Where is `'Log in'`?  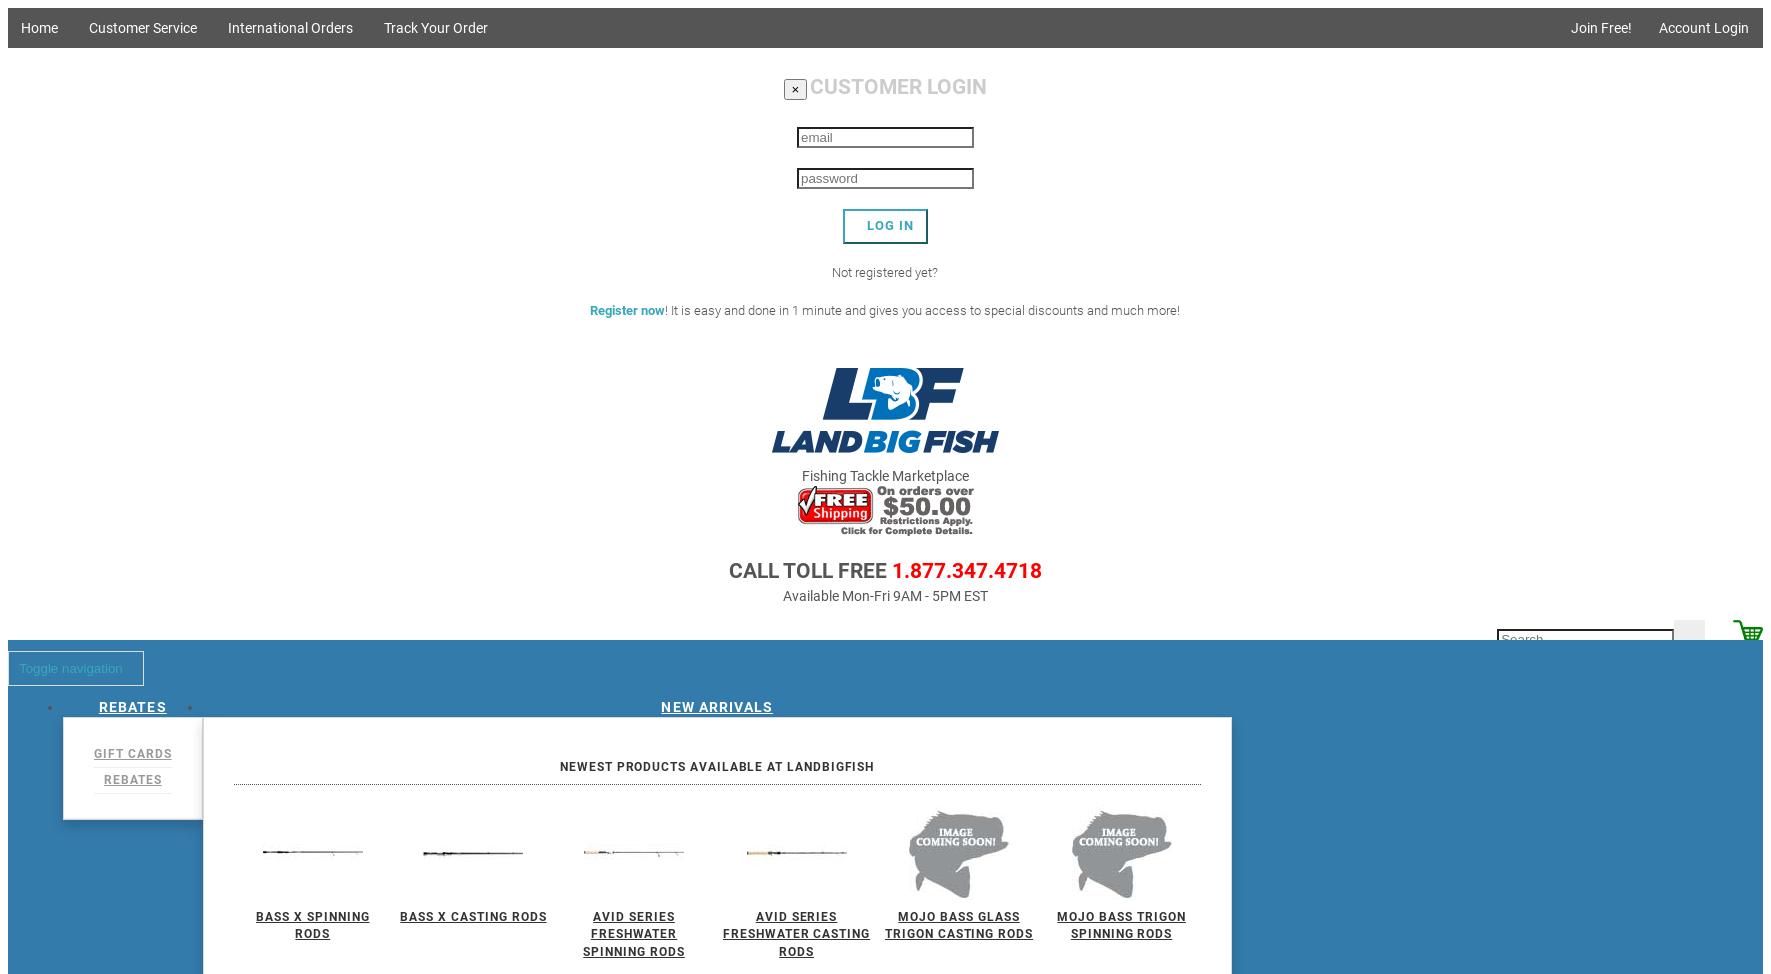 'Log in' is located at coordinates (889, 224).